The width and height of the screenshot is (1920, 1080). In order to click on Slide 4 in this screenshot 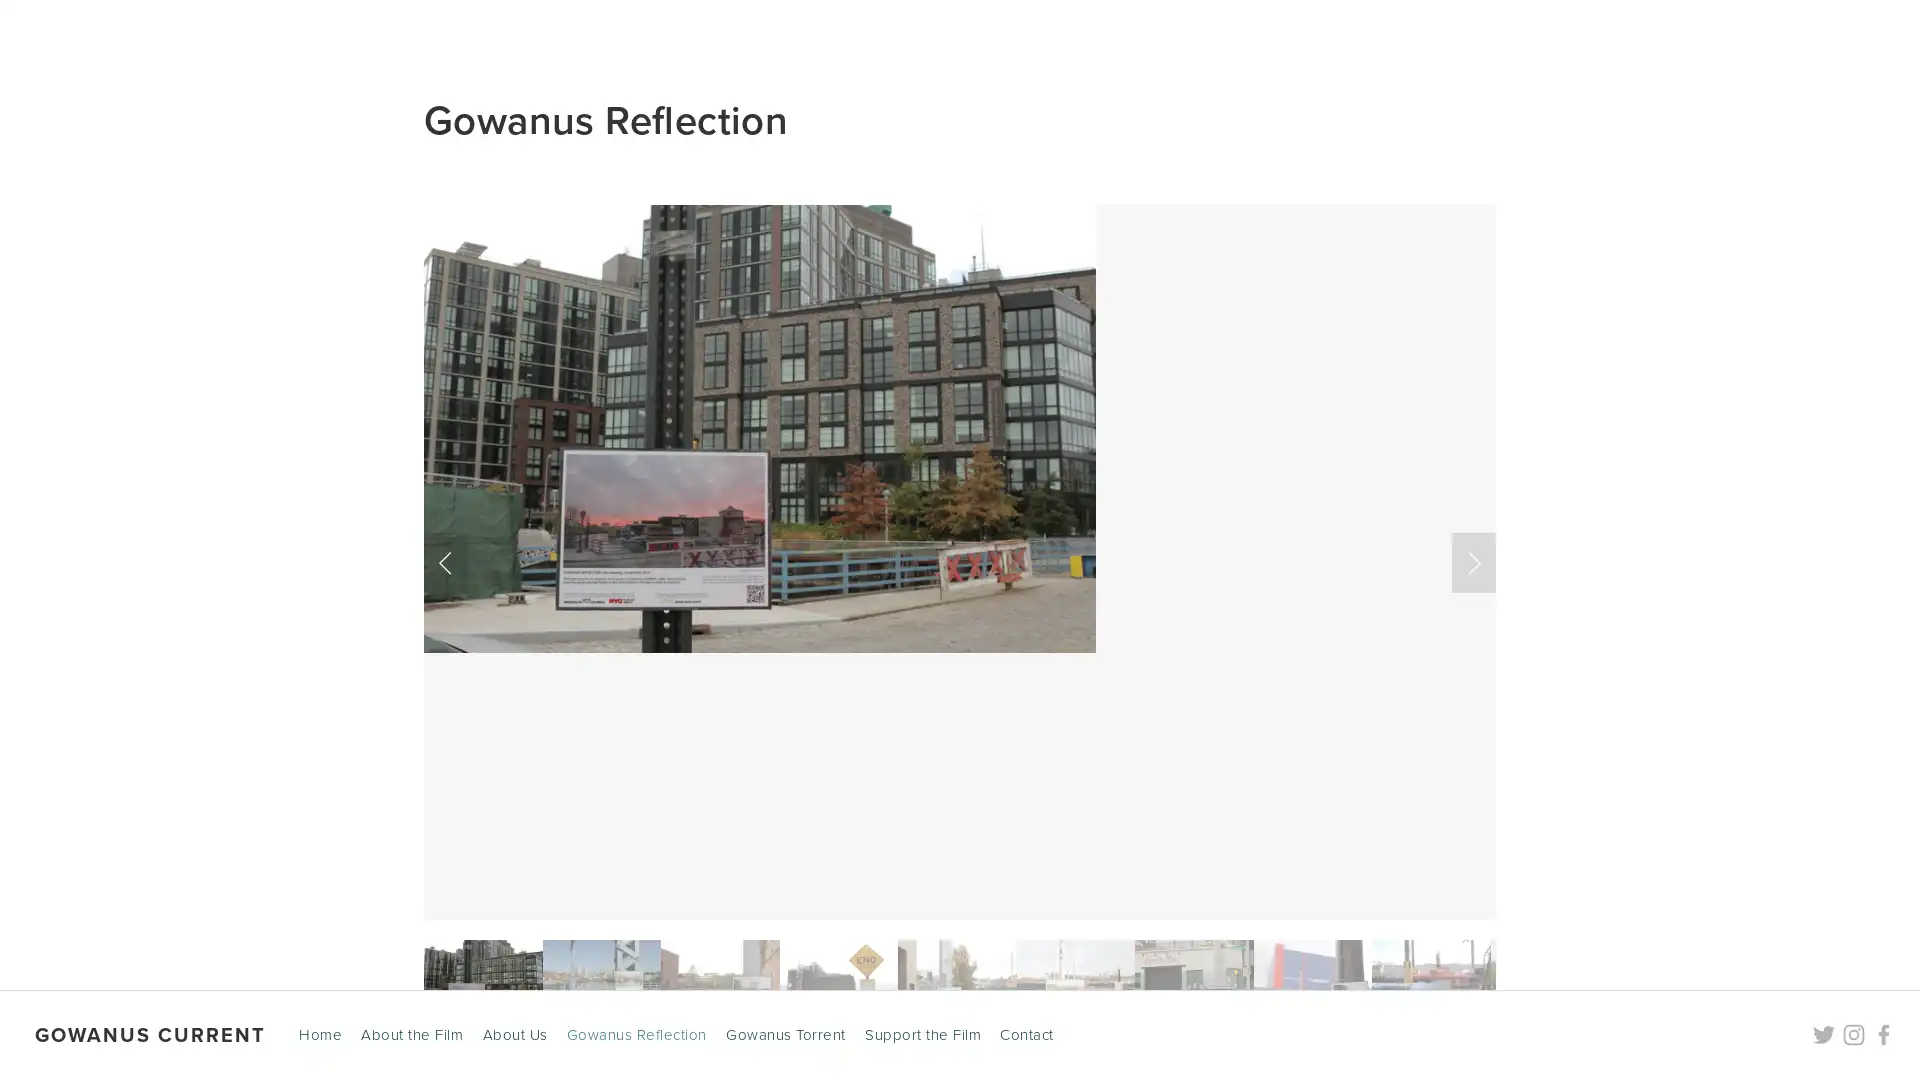, I will do `click(838, 977)`.